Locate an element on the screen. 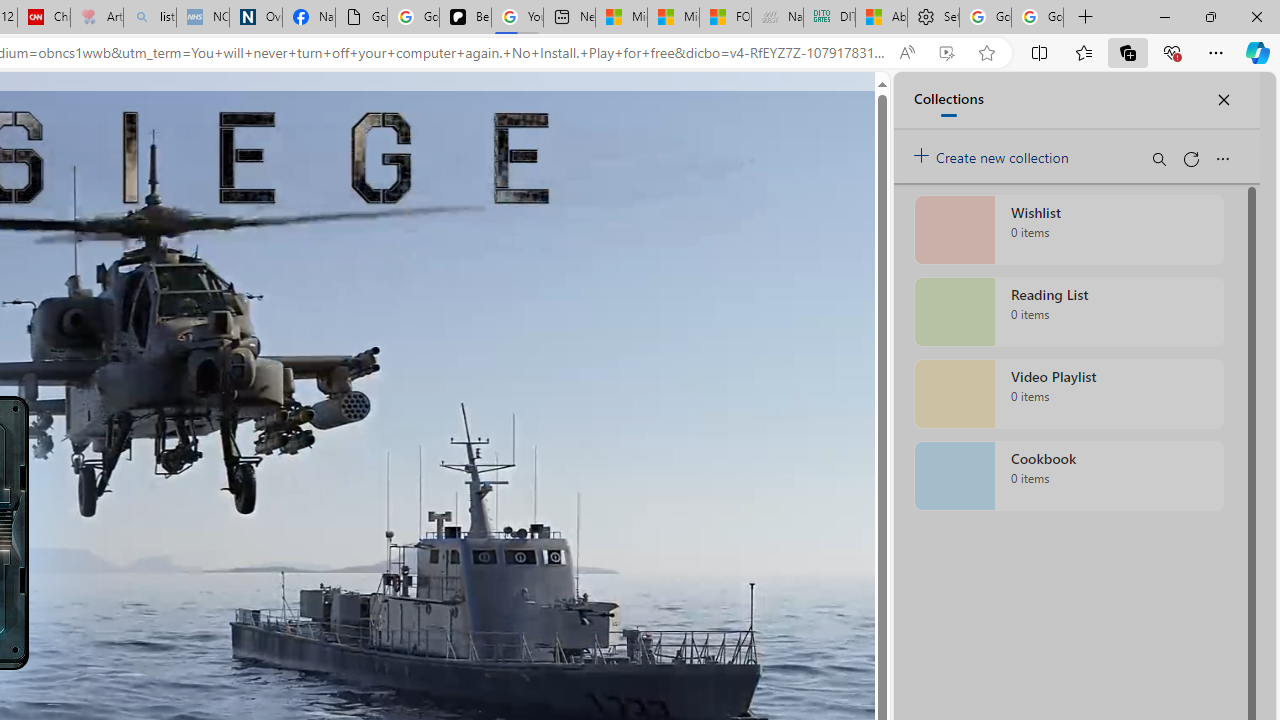 This screenshot has height=720, width=1280. 'FOX News - MSN' is located at coordinates (724, 17).